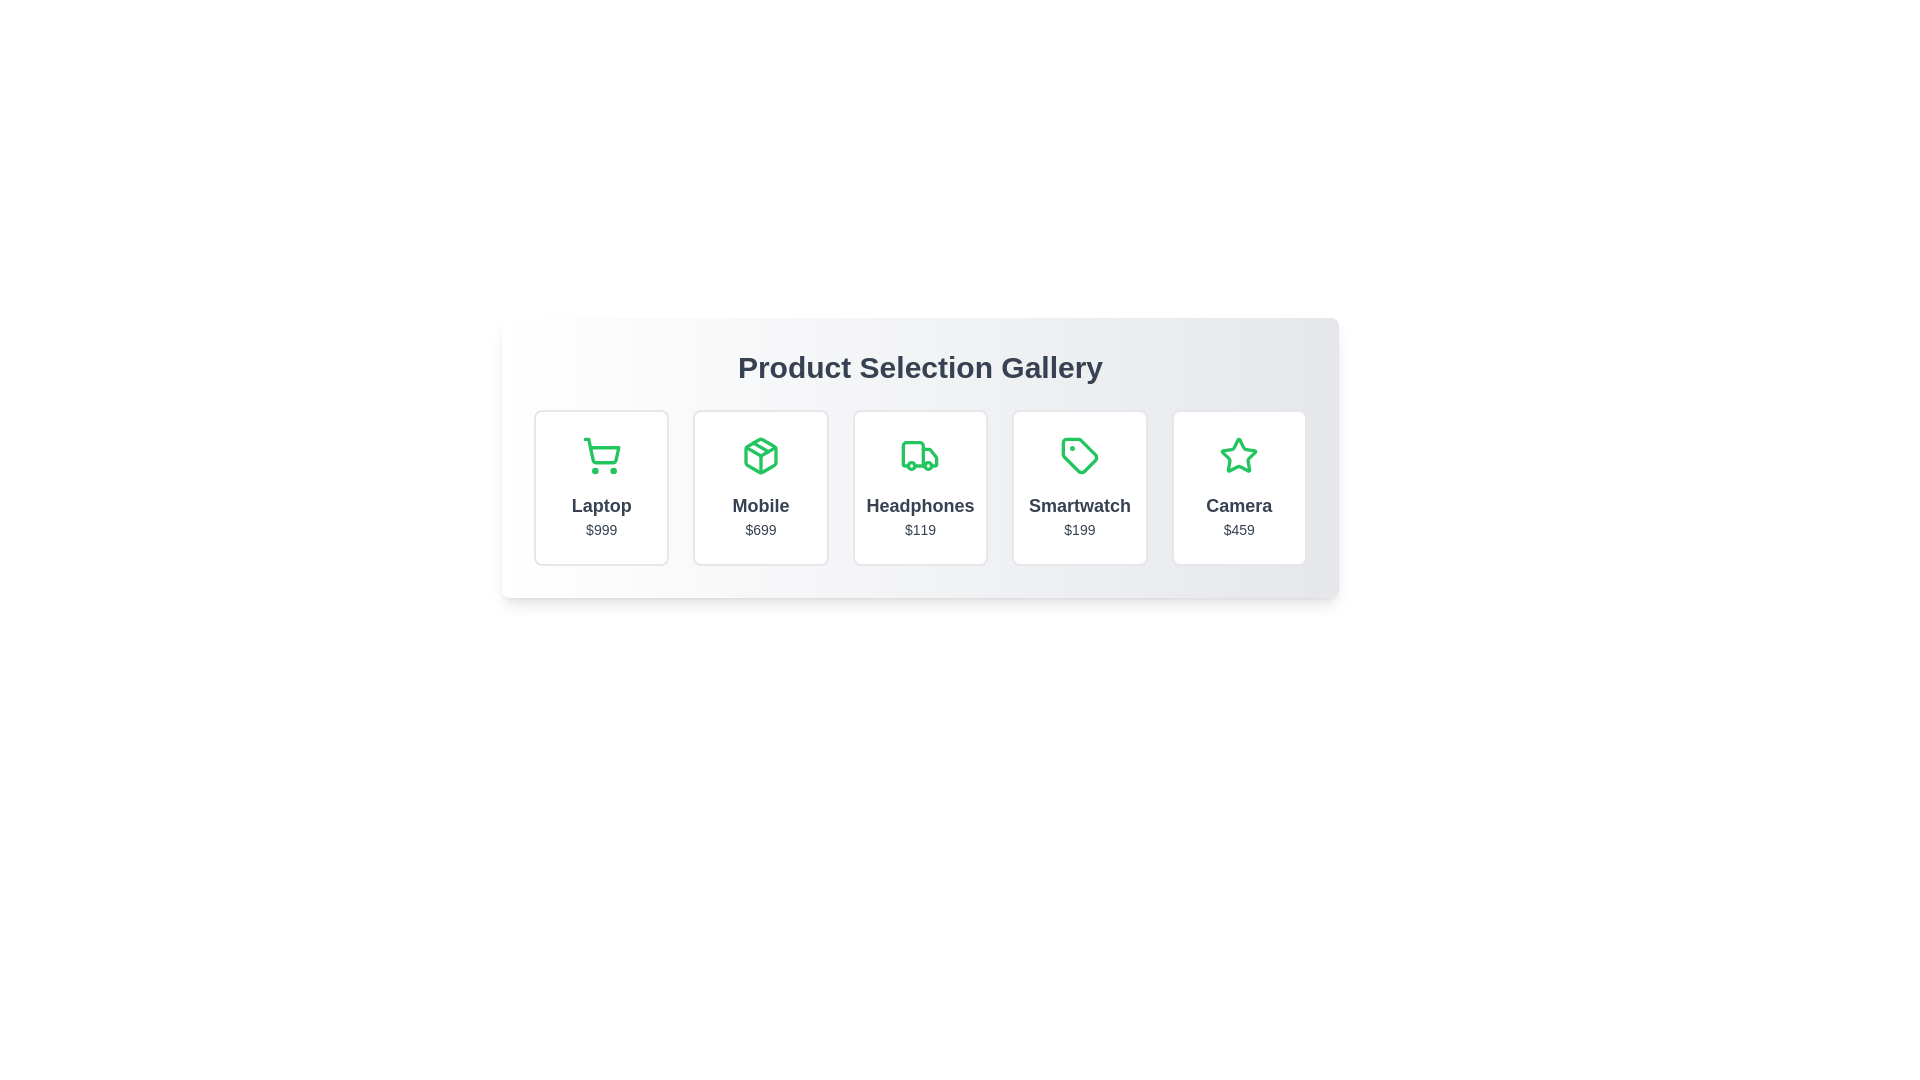 Image resolution: width=1920 pixels, height=1080 pixels. I want to click on text displayed in the Text Label that shows 'Smartwatch' and its price '$199', located in the fourth position of the product cards gallery, so click(1078, 515).